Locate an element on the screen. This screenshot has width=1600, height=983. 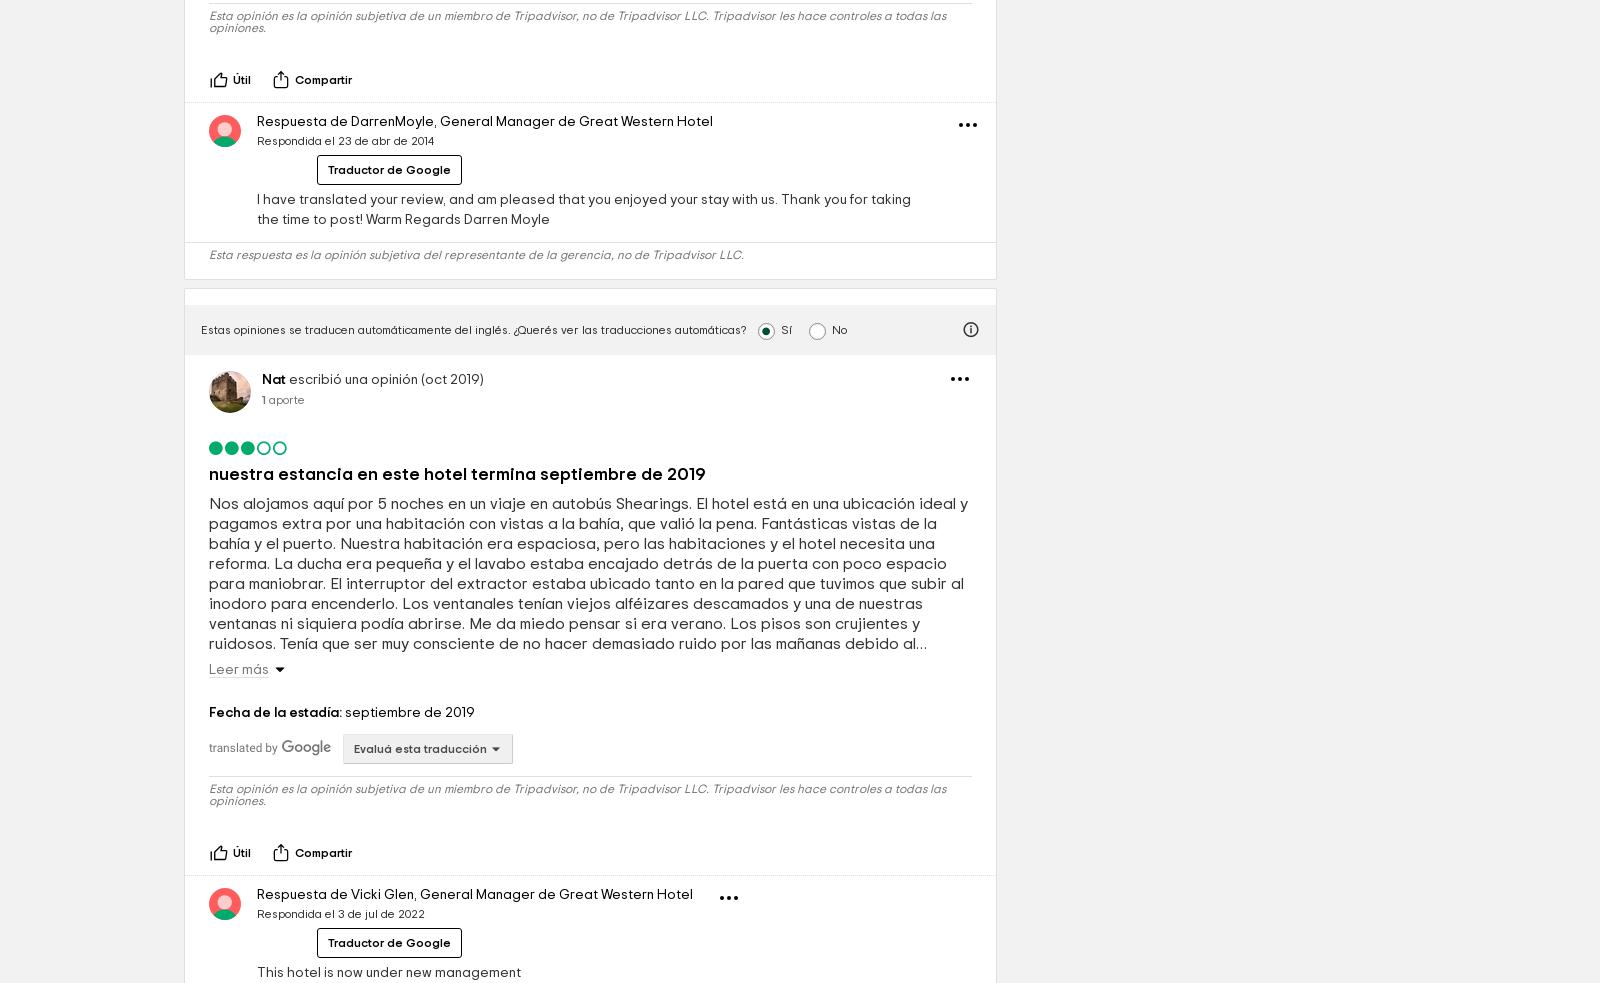
'Sí' is located at coordinates (786, 467).